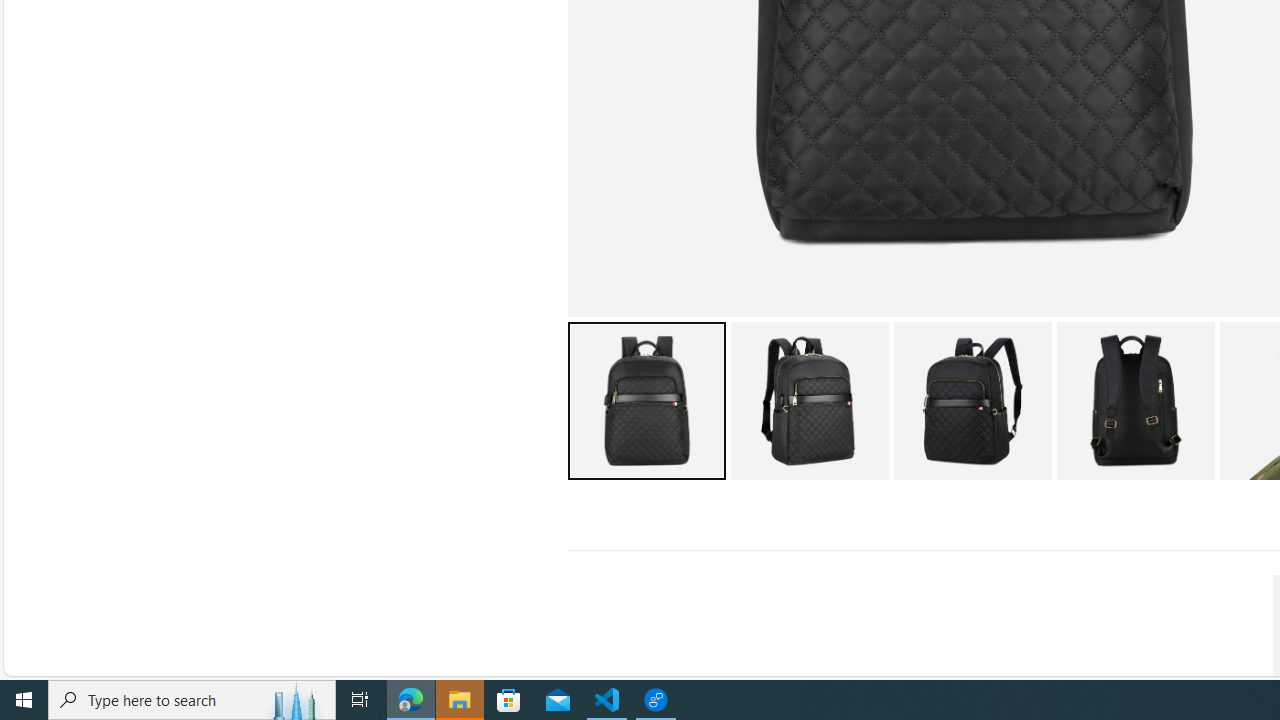  What do you see at coordinates (24, 698) in the screenshot?
I see `'Start'` at bounding box center [24, 698].